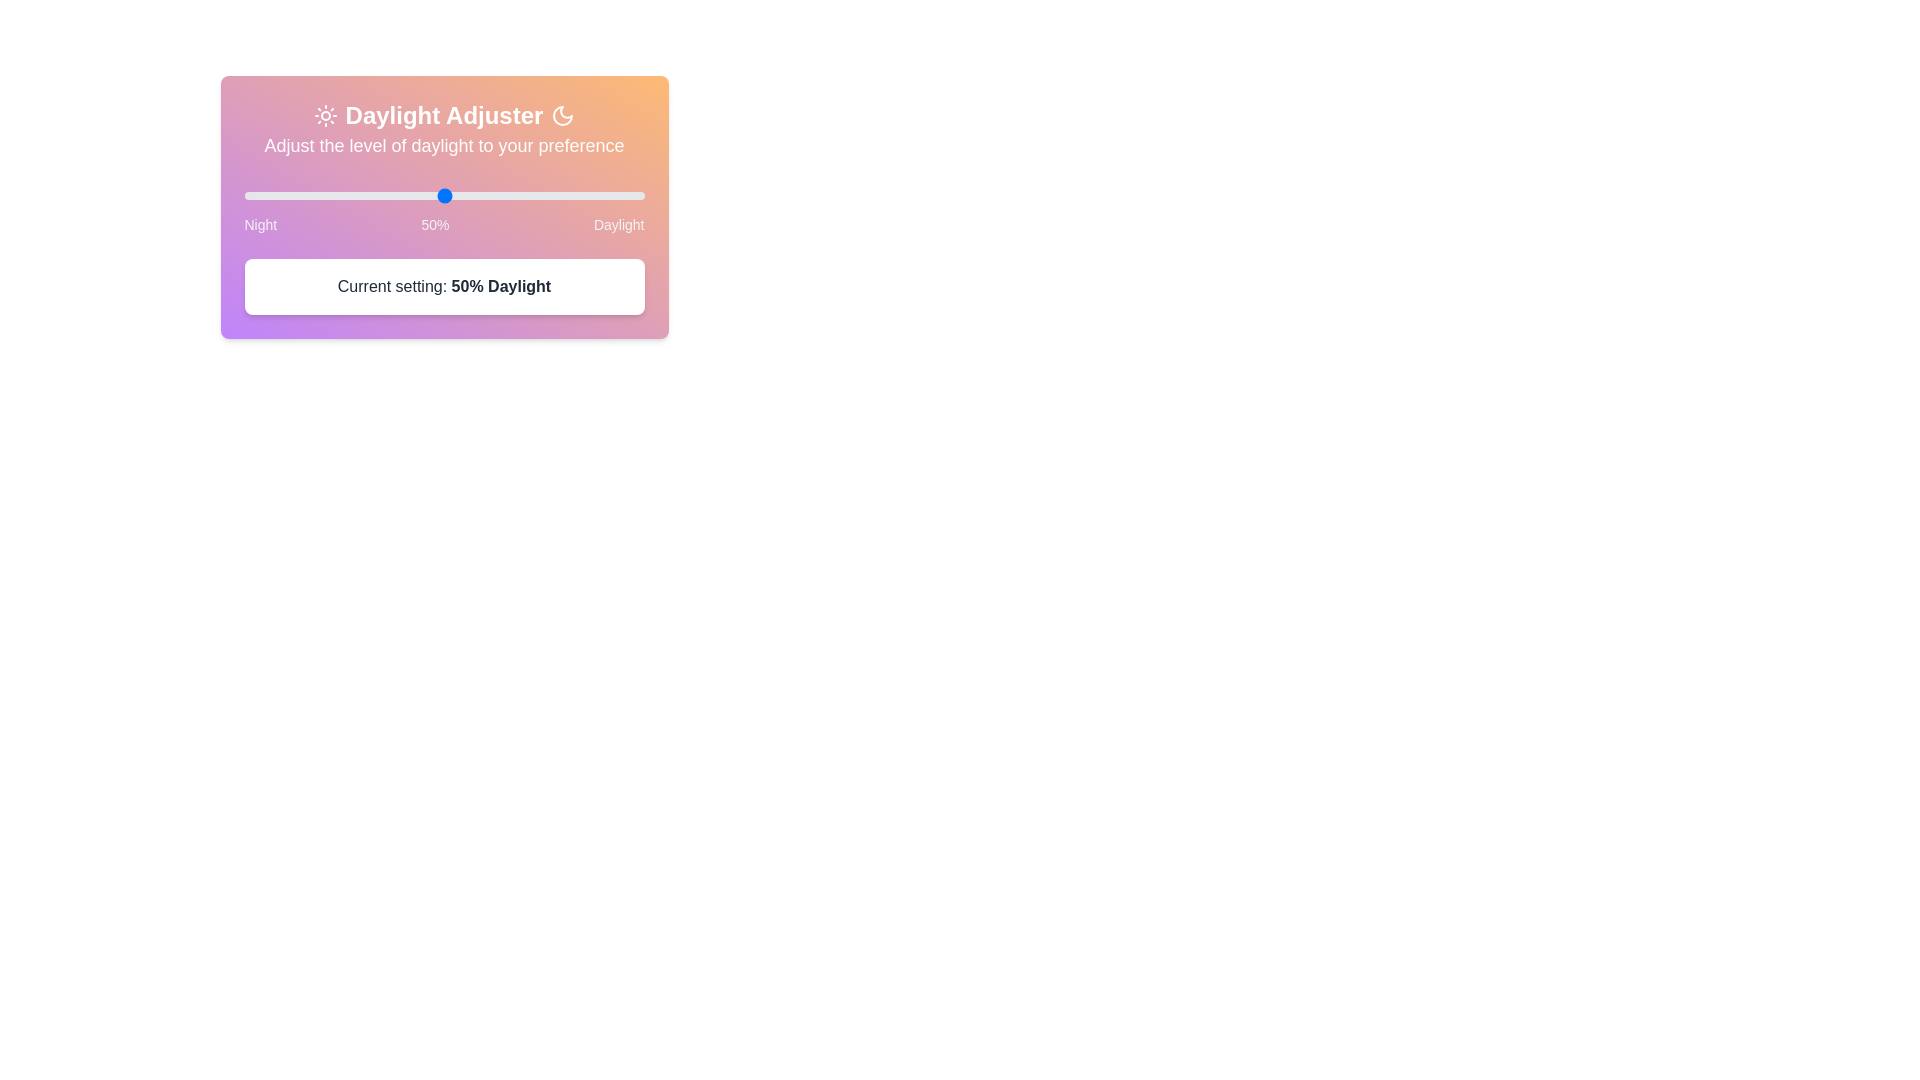  Describe the element at coordinates (243, 196) in the screenshot. I see `the slider to set the daylight level to 69%` at that location.